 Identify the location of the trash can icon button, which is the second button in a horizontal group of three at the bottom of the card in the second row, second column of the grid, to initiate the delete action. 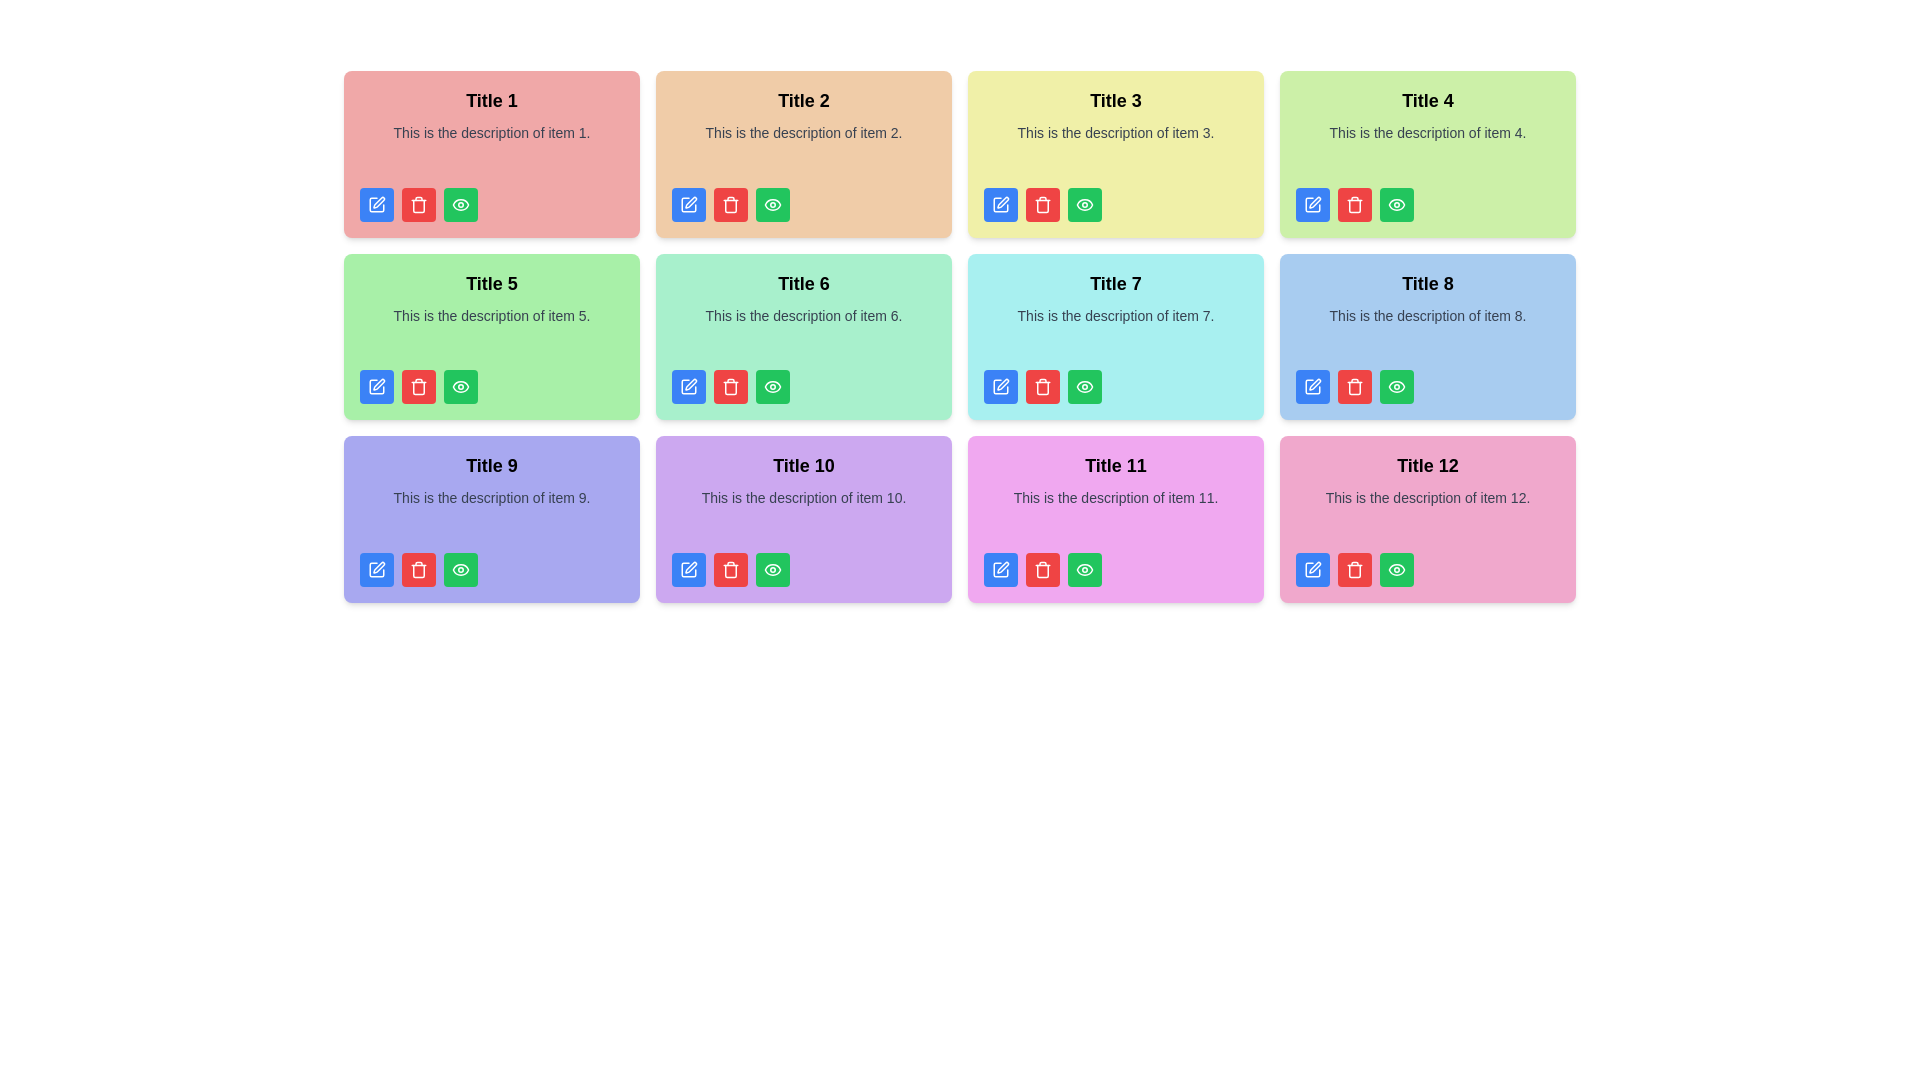
(729, 569).